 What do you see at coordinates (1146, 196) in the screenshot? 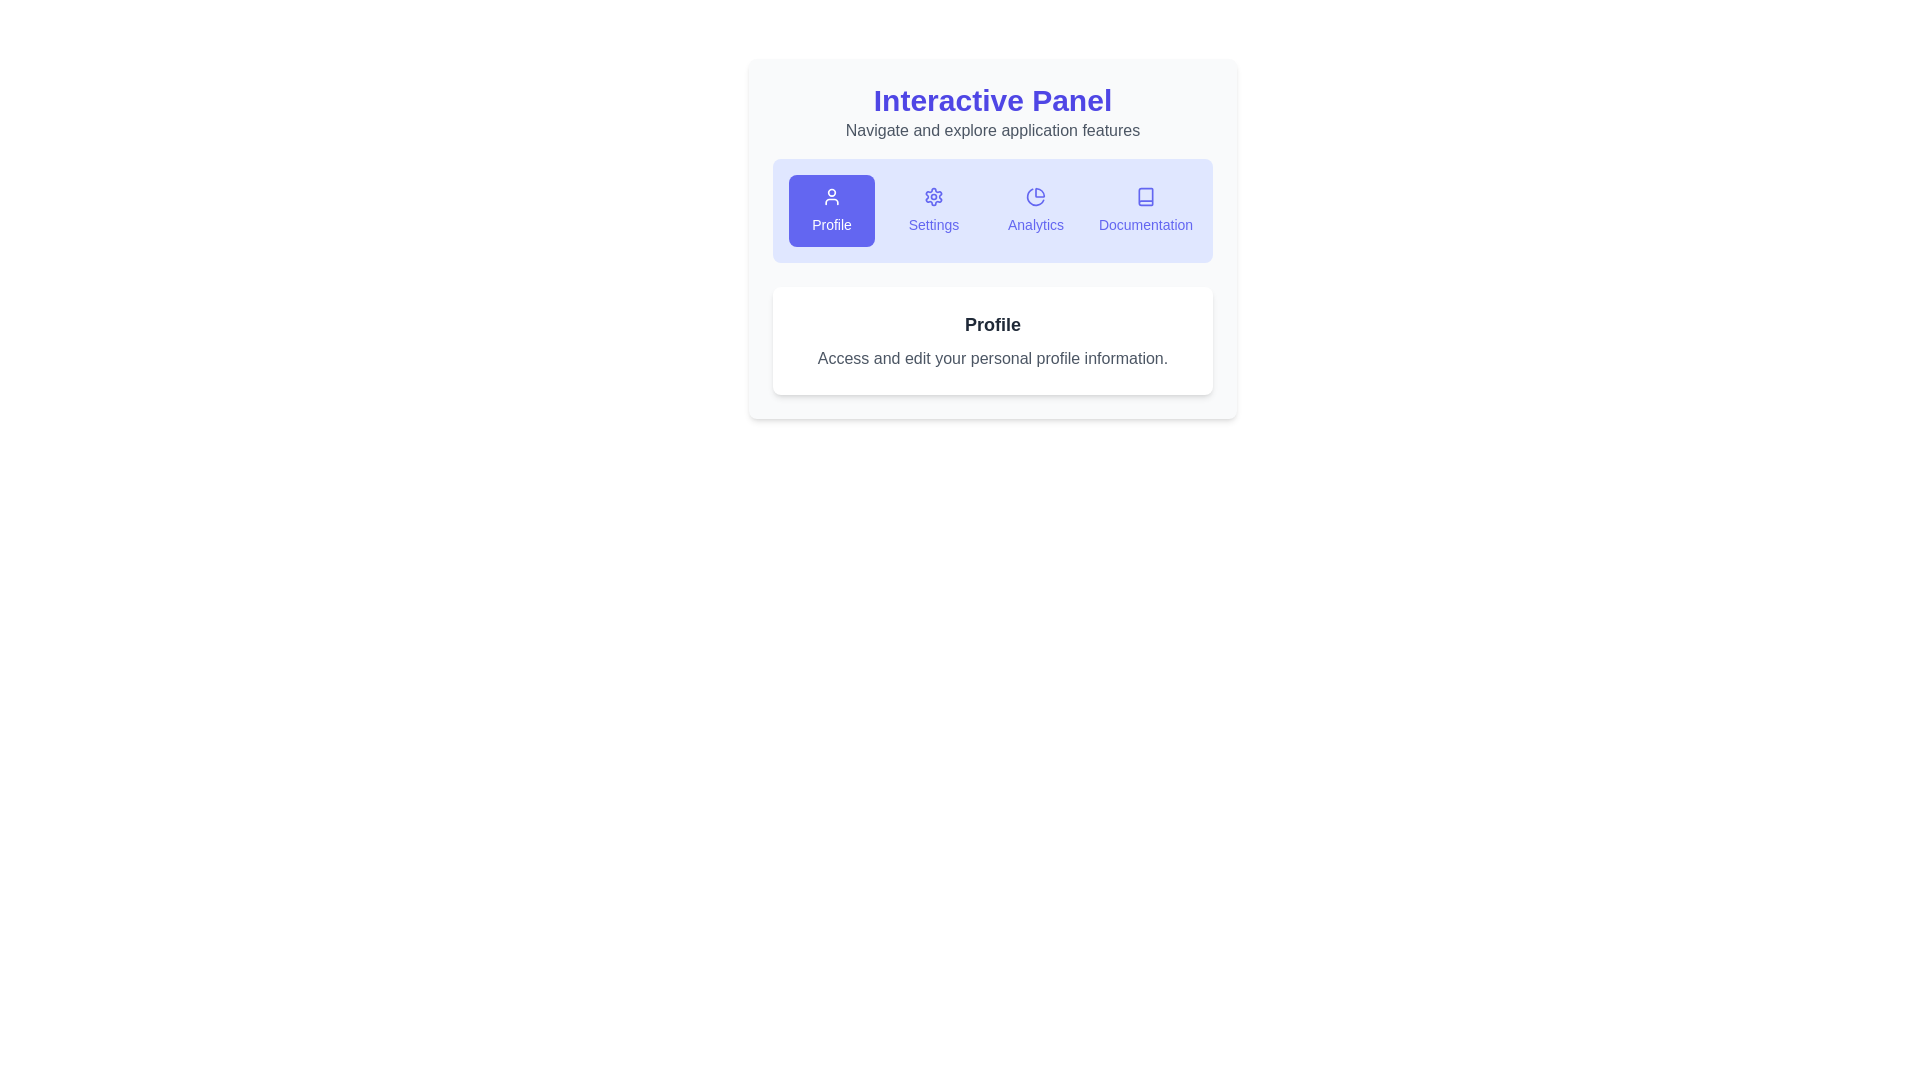
I see `the open book icon located in the top-right corner of the toolbar` at bounding box center [1146, 196].